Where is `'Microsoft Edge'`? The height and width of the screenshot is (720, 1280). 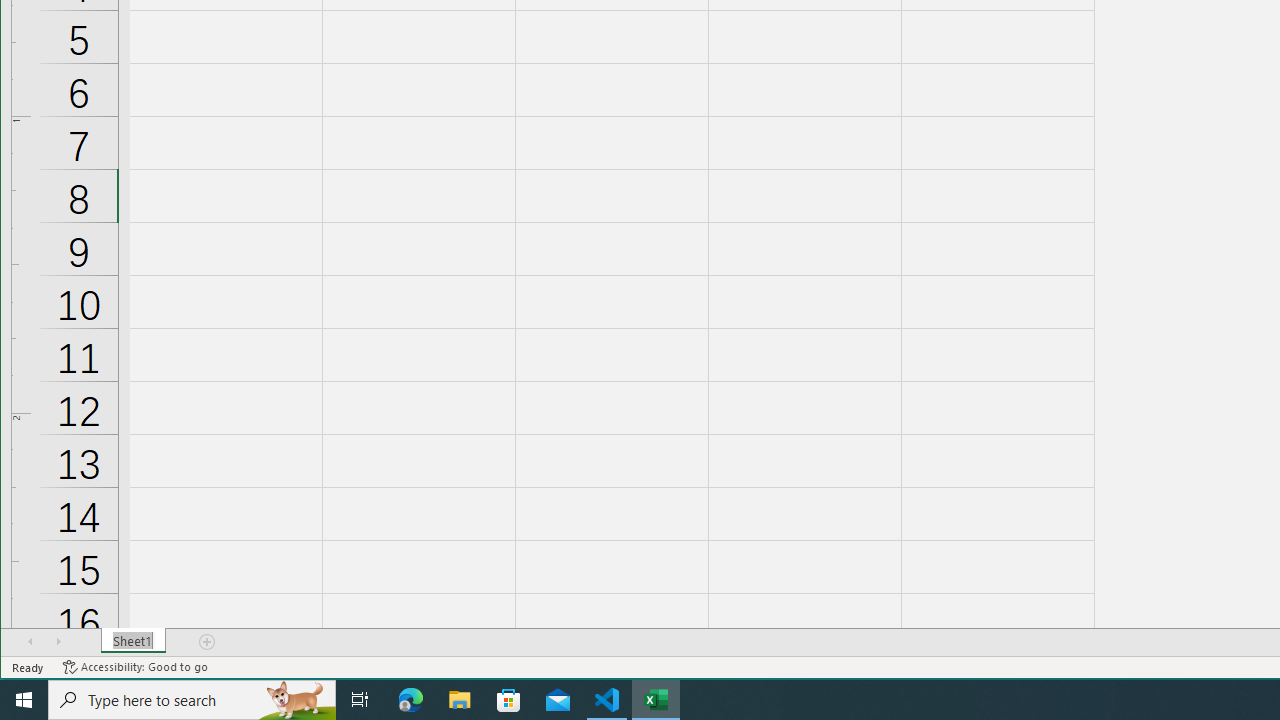 'Microsoft Edge' is located at coordinates (410, 698).